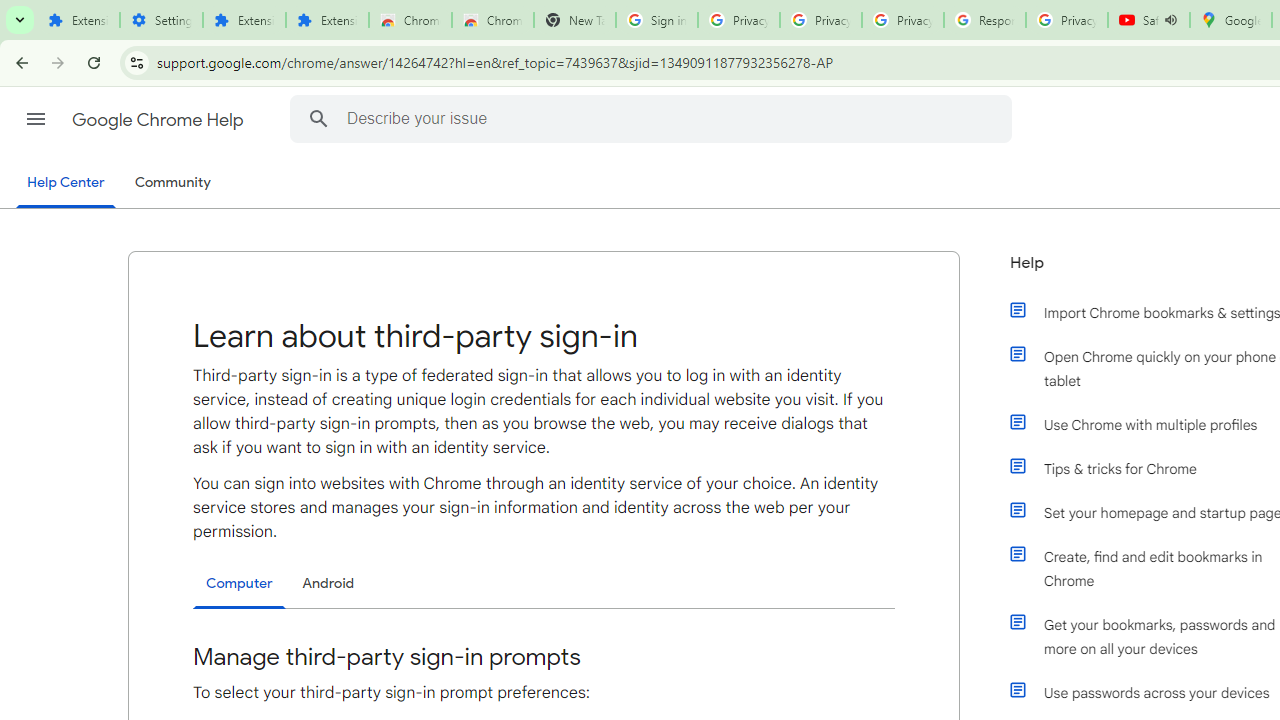 The height and width of the screenshot is (720, 1280). Describe the element at coordinates (573, 20) in the screenshot. I see `'New Tab'` at that location.